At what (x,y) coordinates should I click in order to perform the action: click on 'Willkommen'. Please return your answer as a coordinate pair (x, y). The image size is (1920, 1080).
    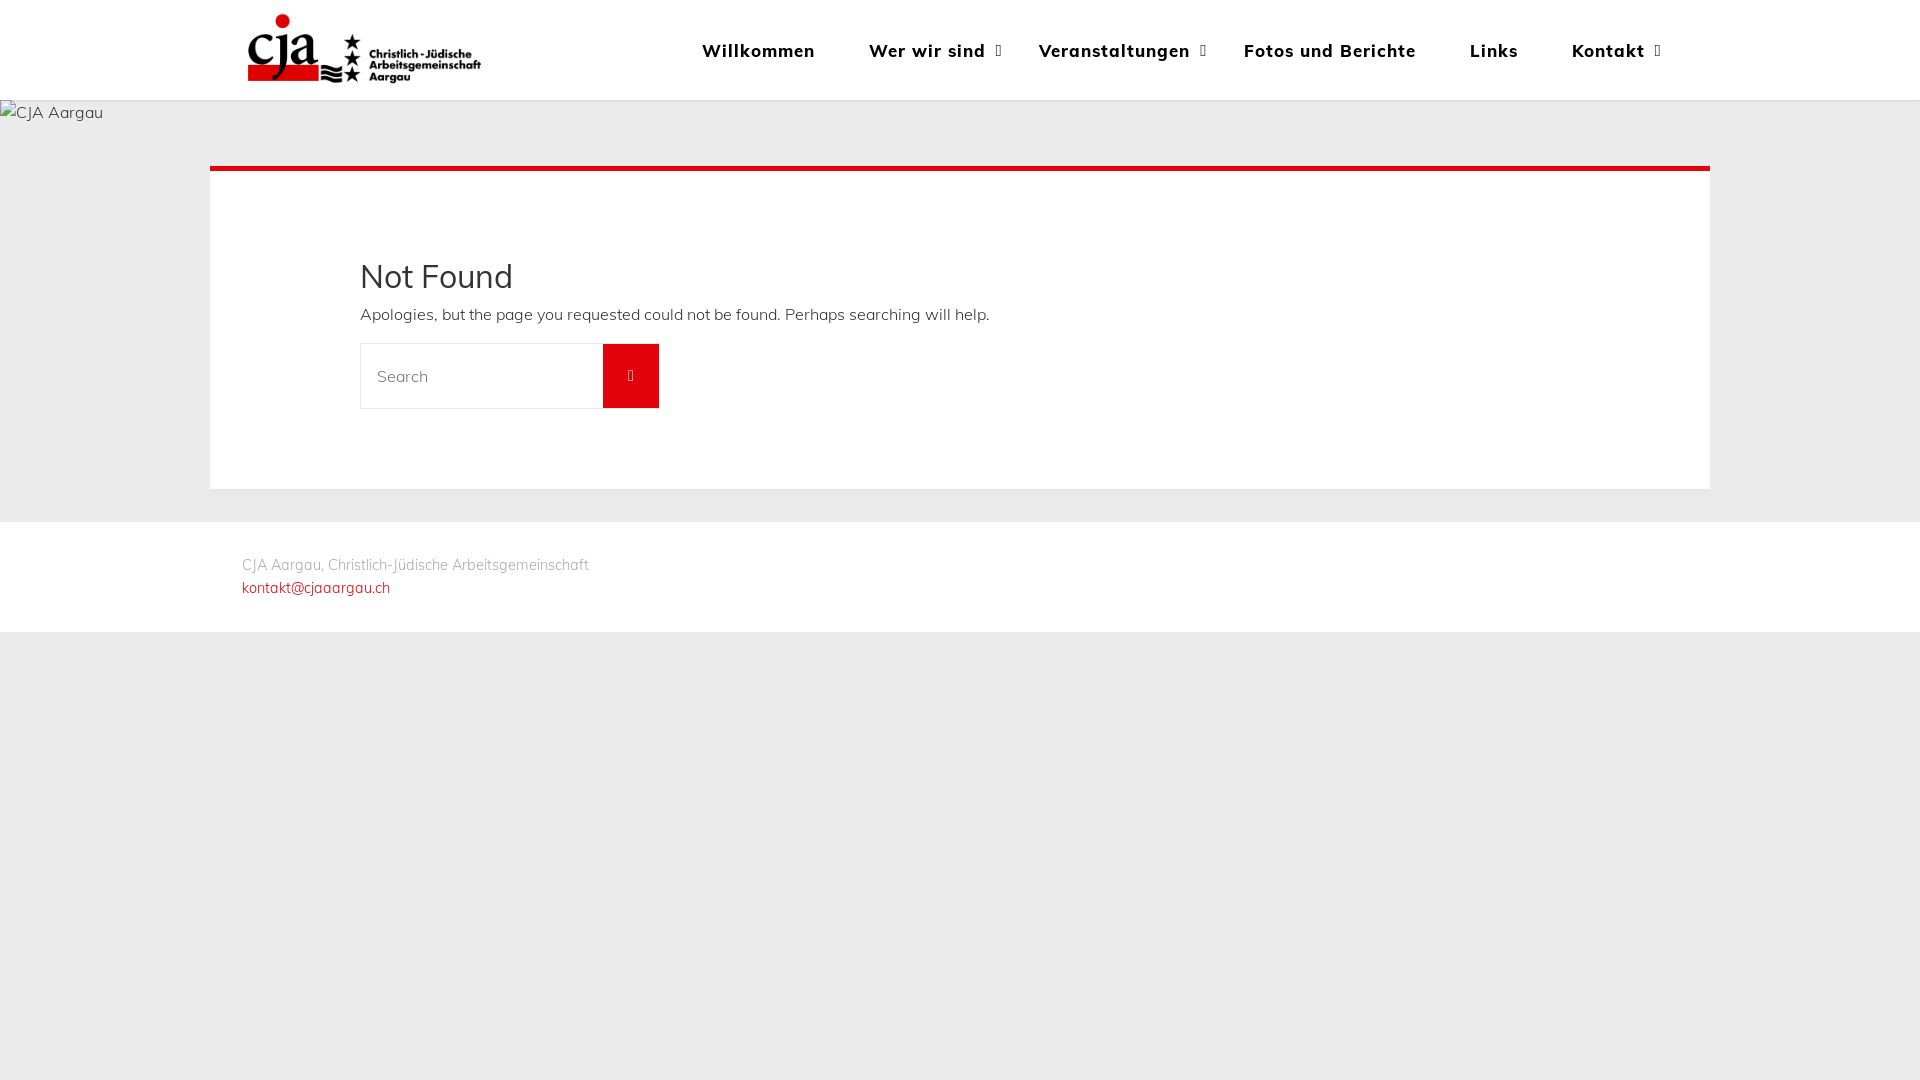
    Looking at the image, I should click on (757, 49).